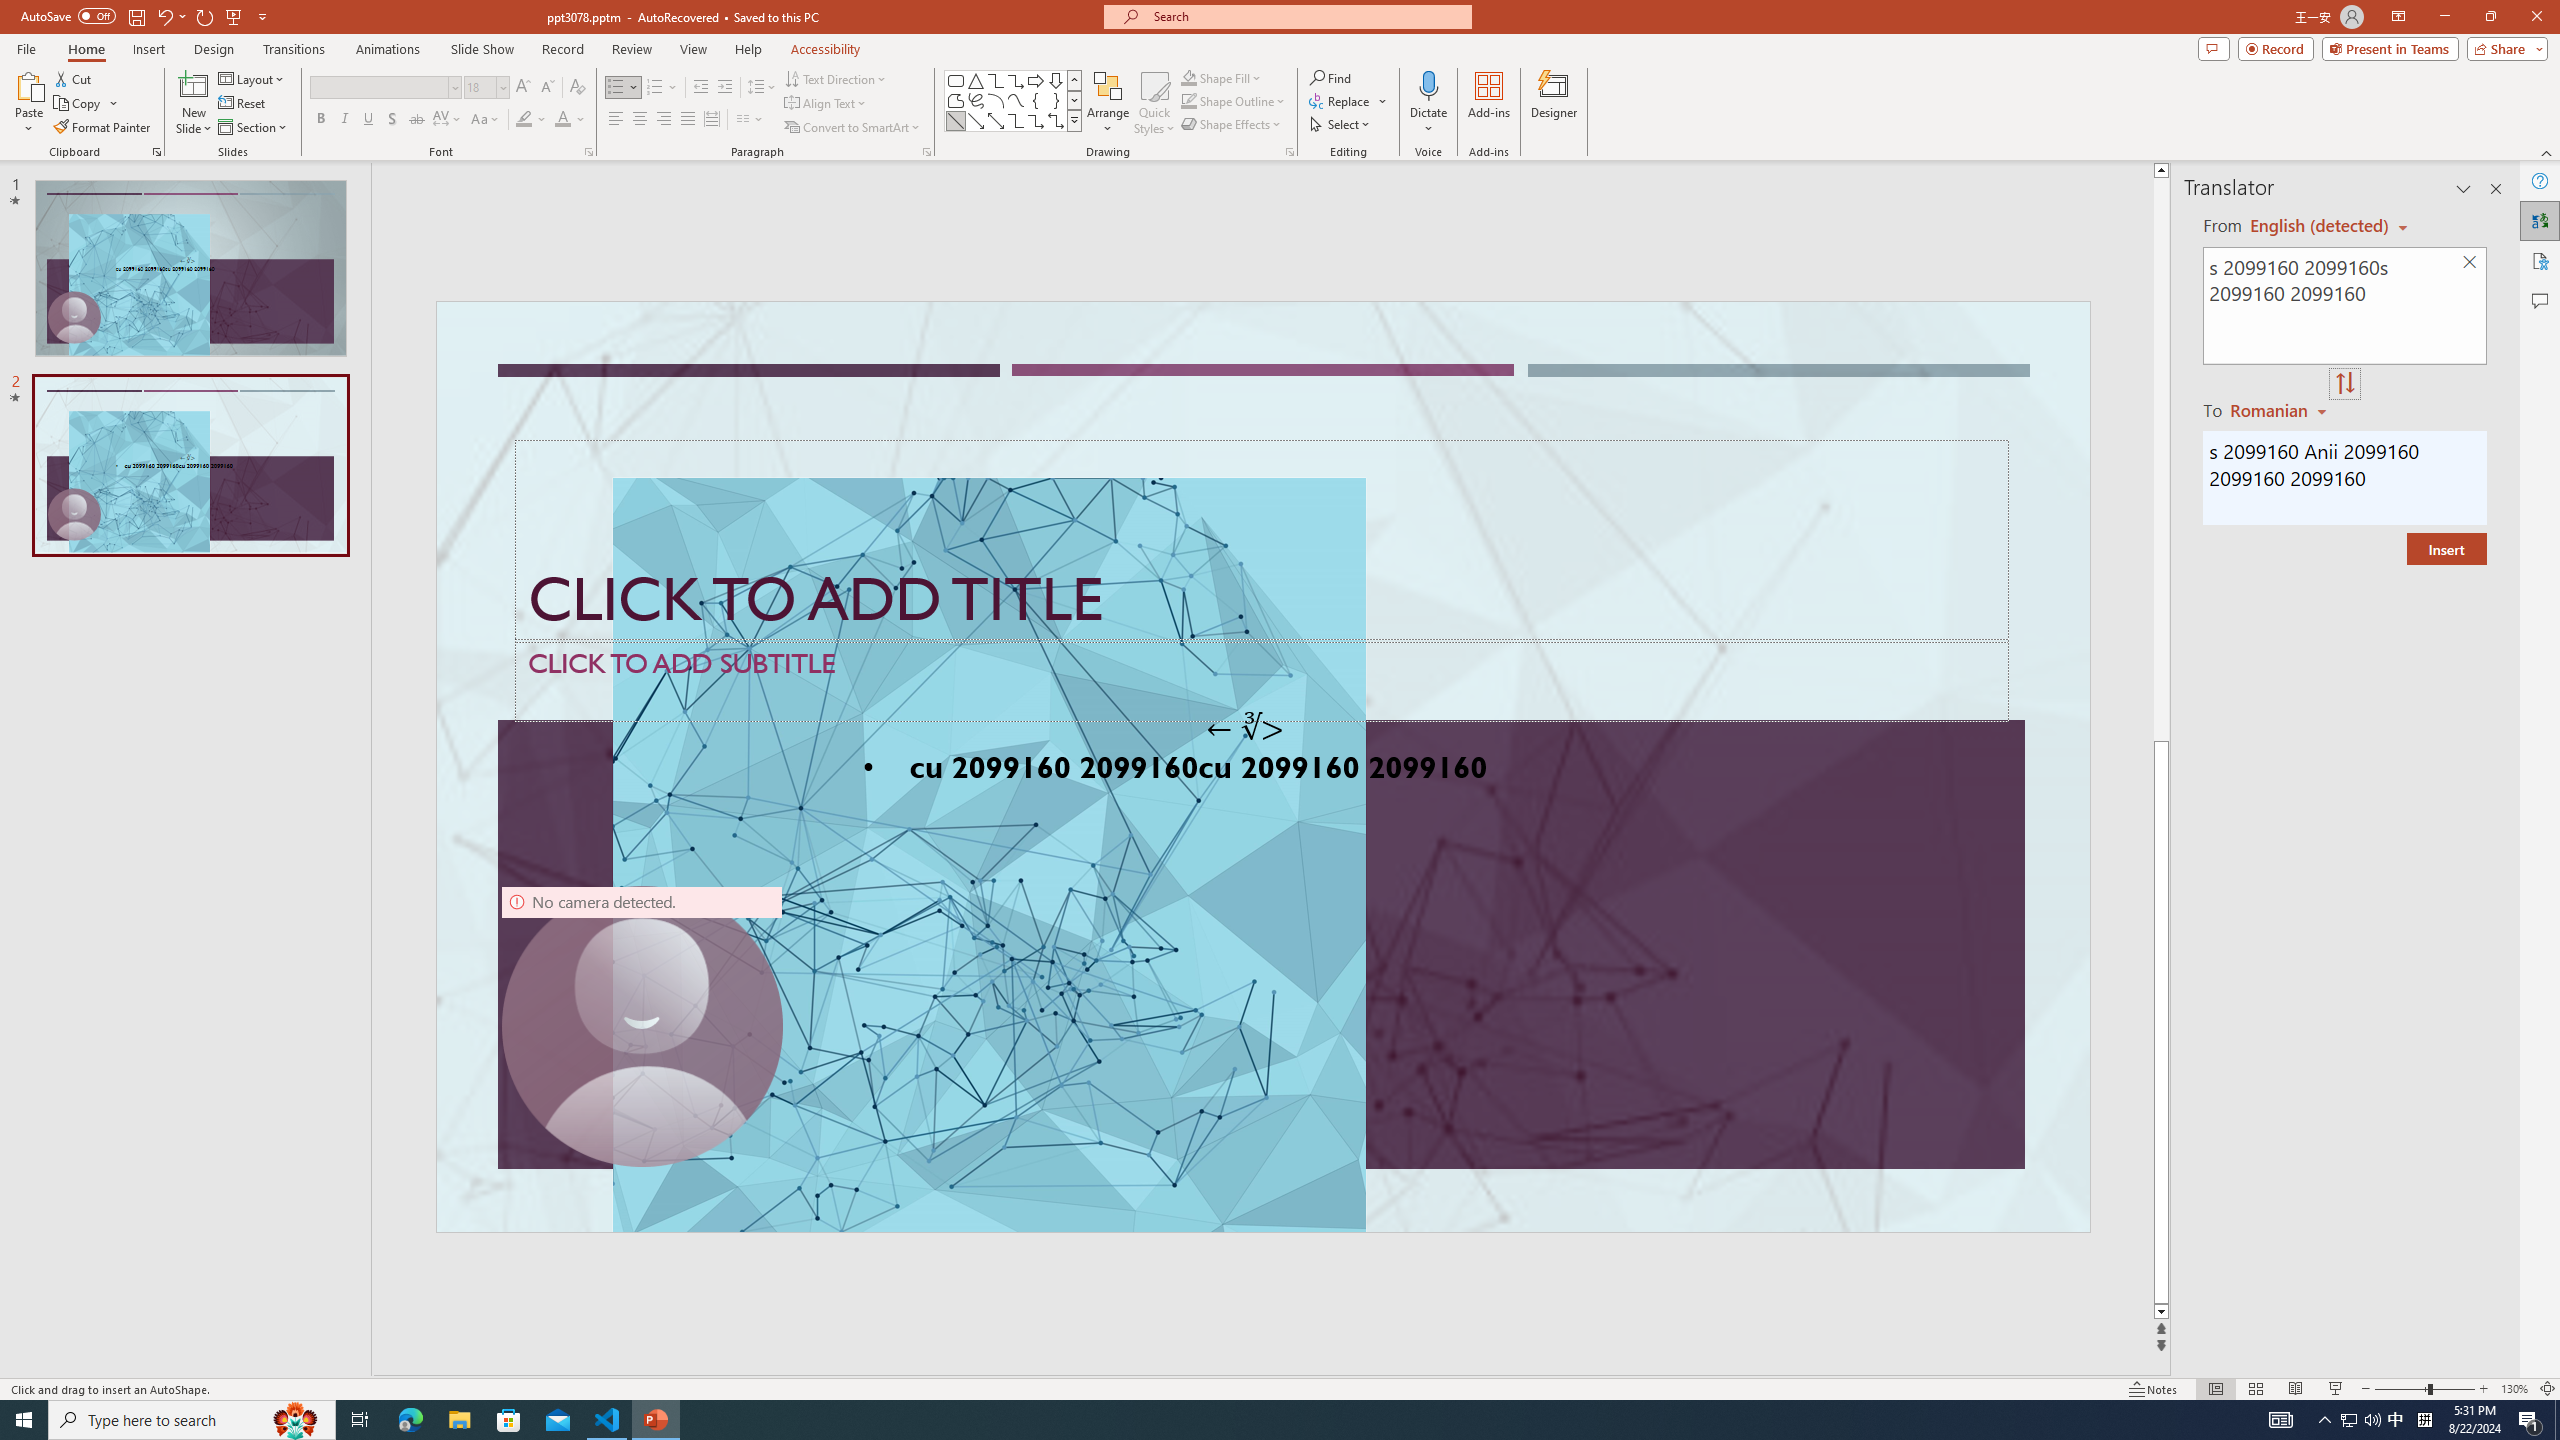 Image resolution: width=2560 pixels, height=1440 pixels. I want to click on 'Connector: Elbow Double-Arrow', so click(1055, 119).